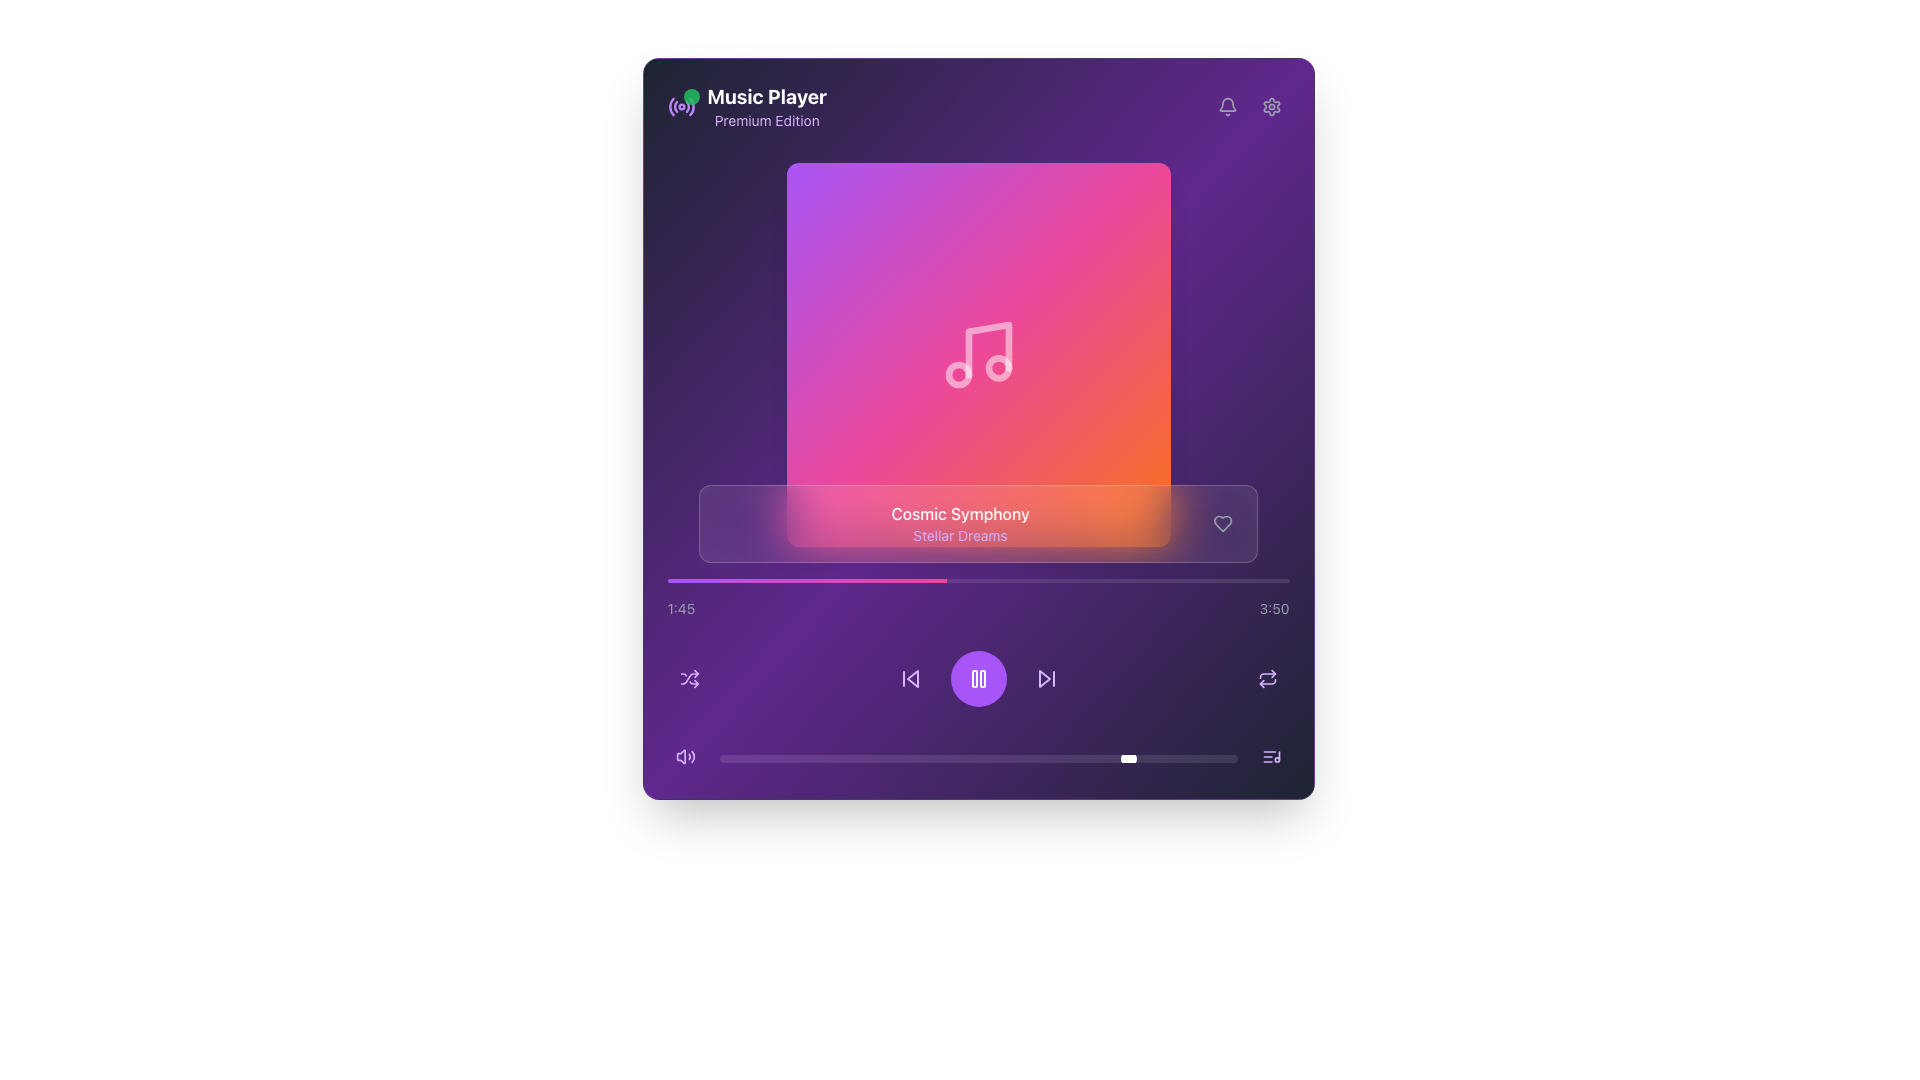  What do you see at coordinates (978, 677) in the screenshot?
I see `the pause IconButton located centrally in the bottom section of the music player interface for visual feedback` at bounding box center [978, 677].